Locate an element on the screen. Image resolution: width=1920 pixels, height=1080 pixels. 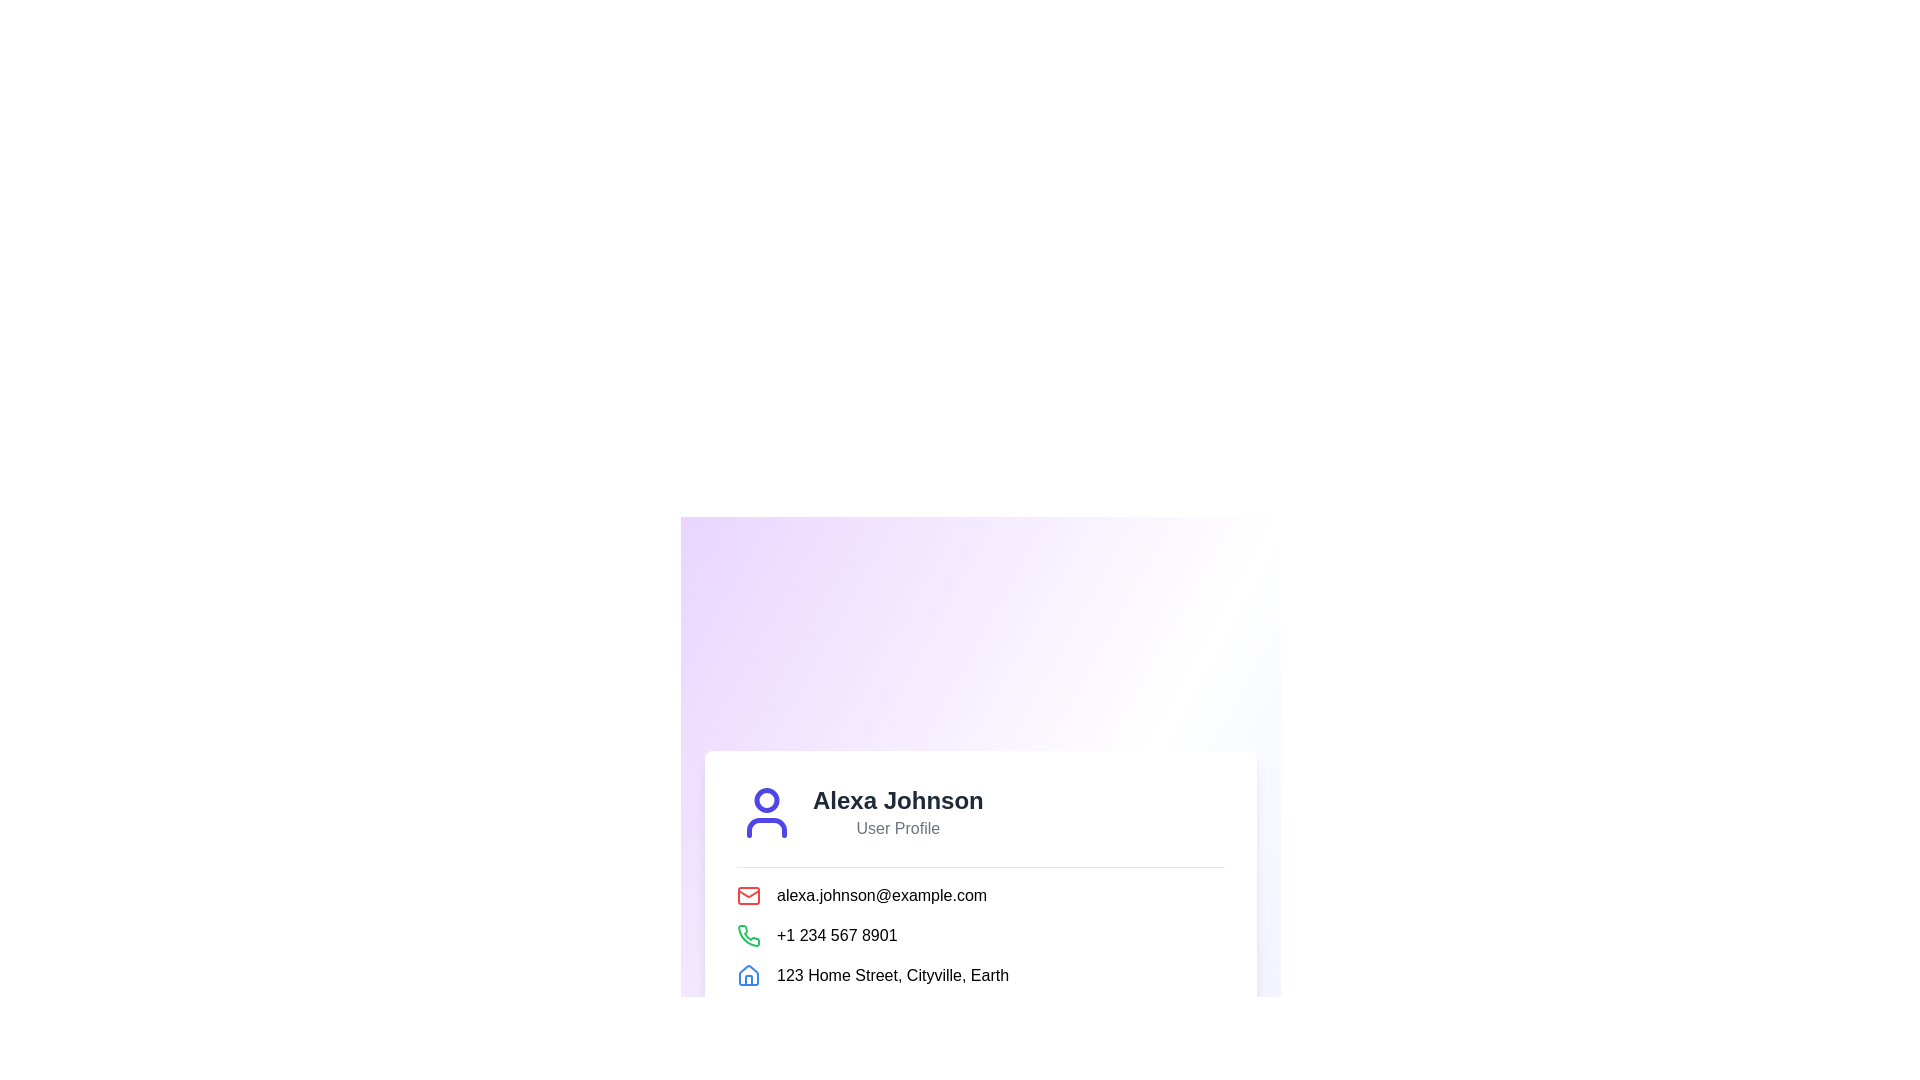
the text label displaying the name 'Alexa Johnson', which is styled in bold and large font, located at the top of the user information card is located at coordinates (897, 799).